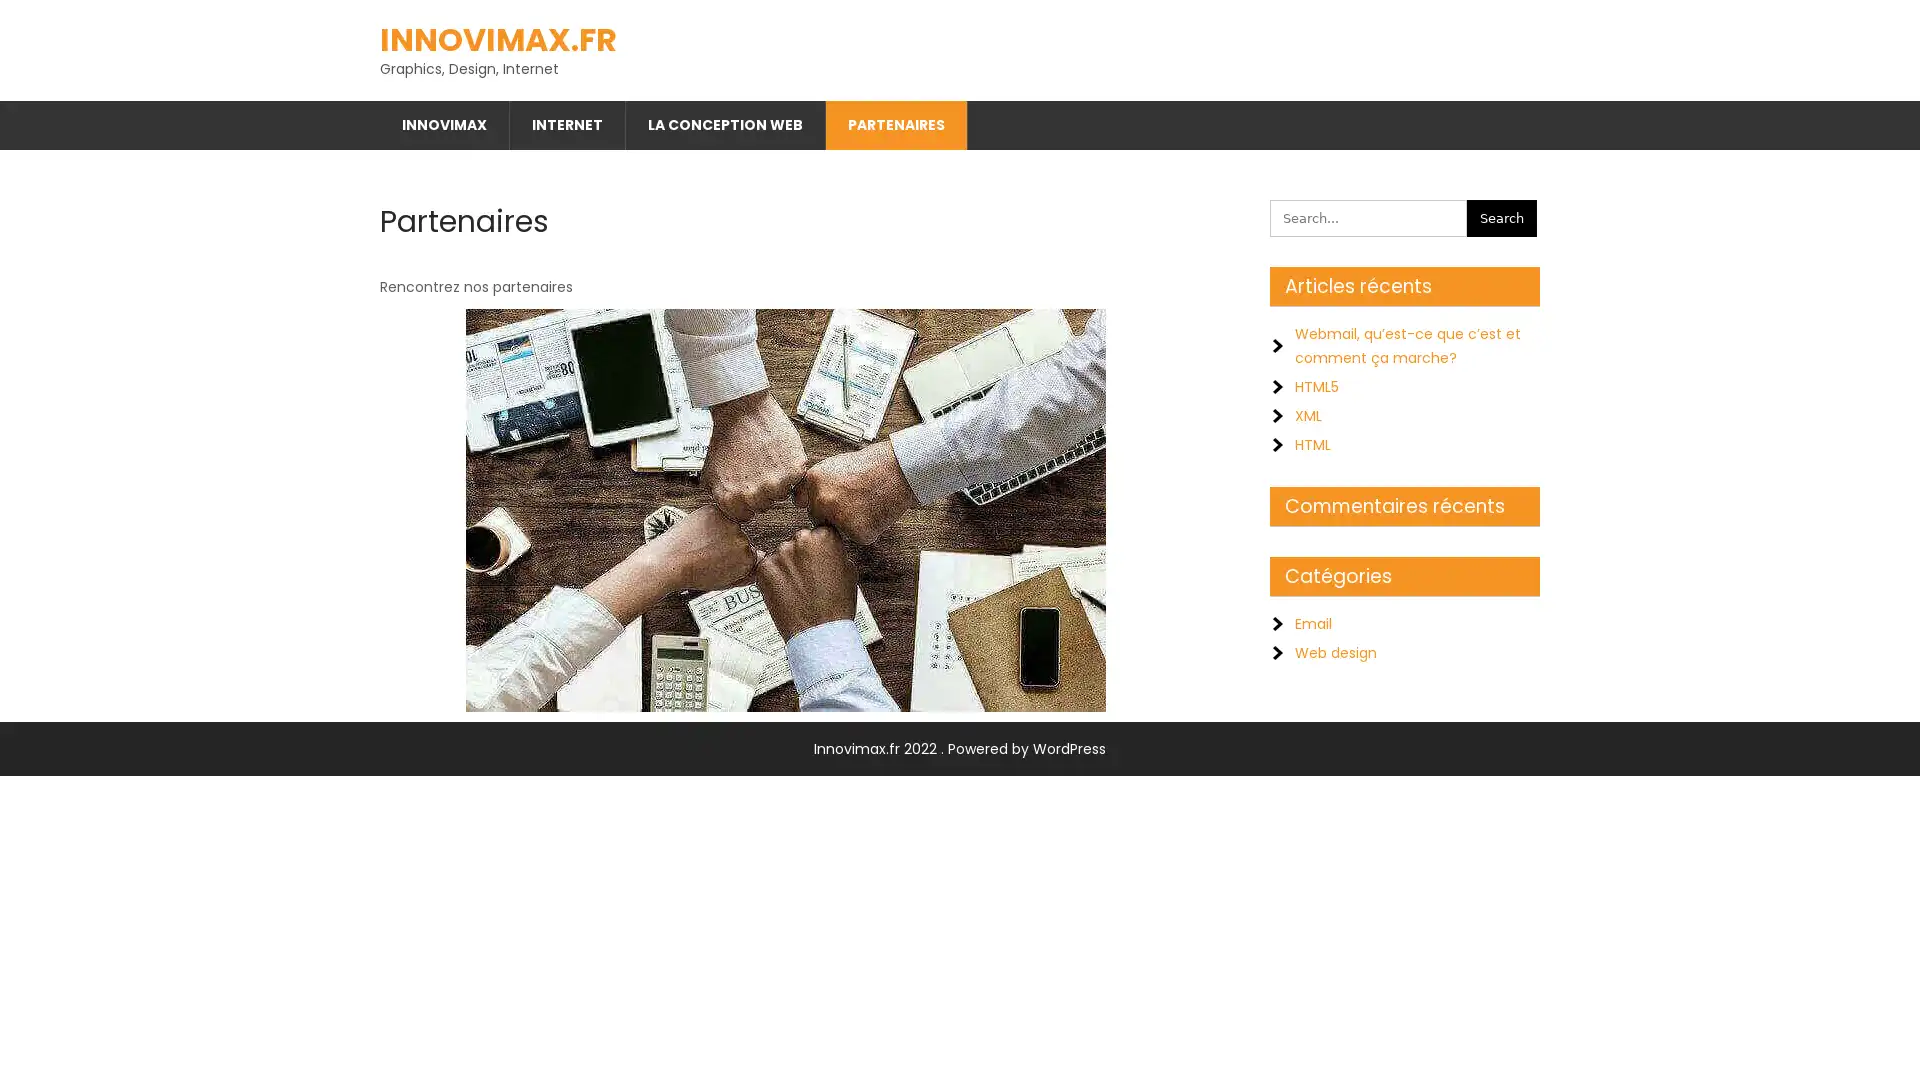 The image size is (1920, 1080). What do you see at coordinates (1502, 211) in the screenshot?
I see `Search` at bounding box center [1502, 211].